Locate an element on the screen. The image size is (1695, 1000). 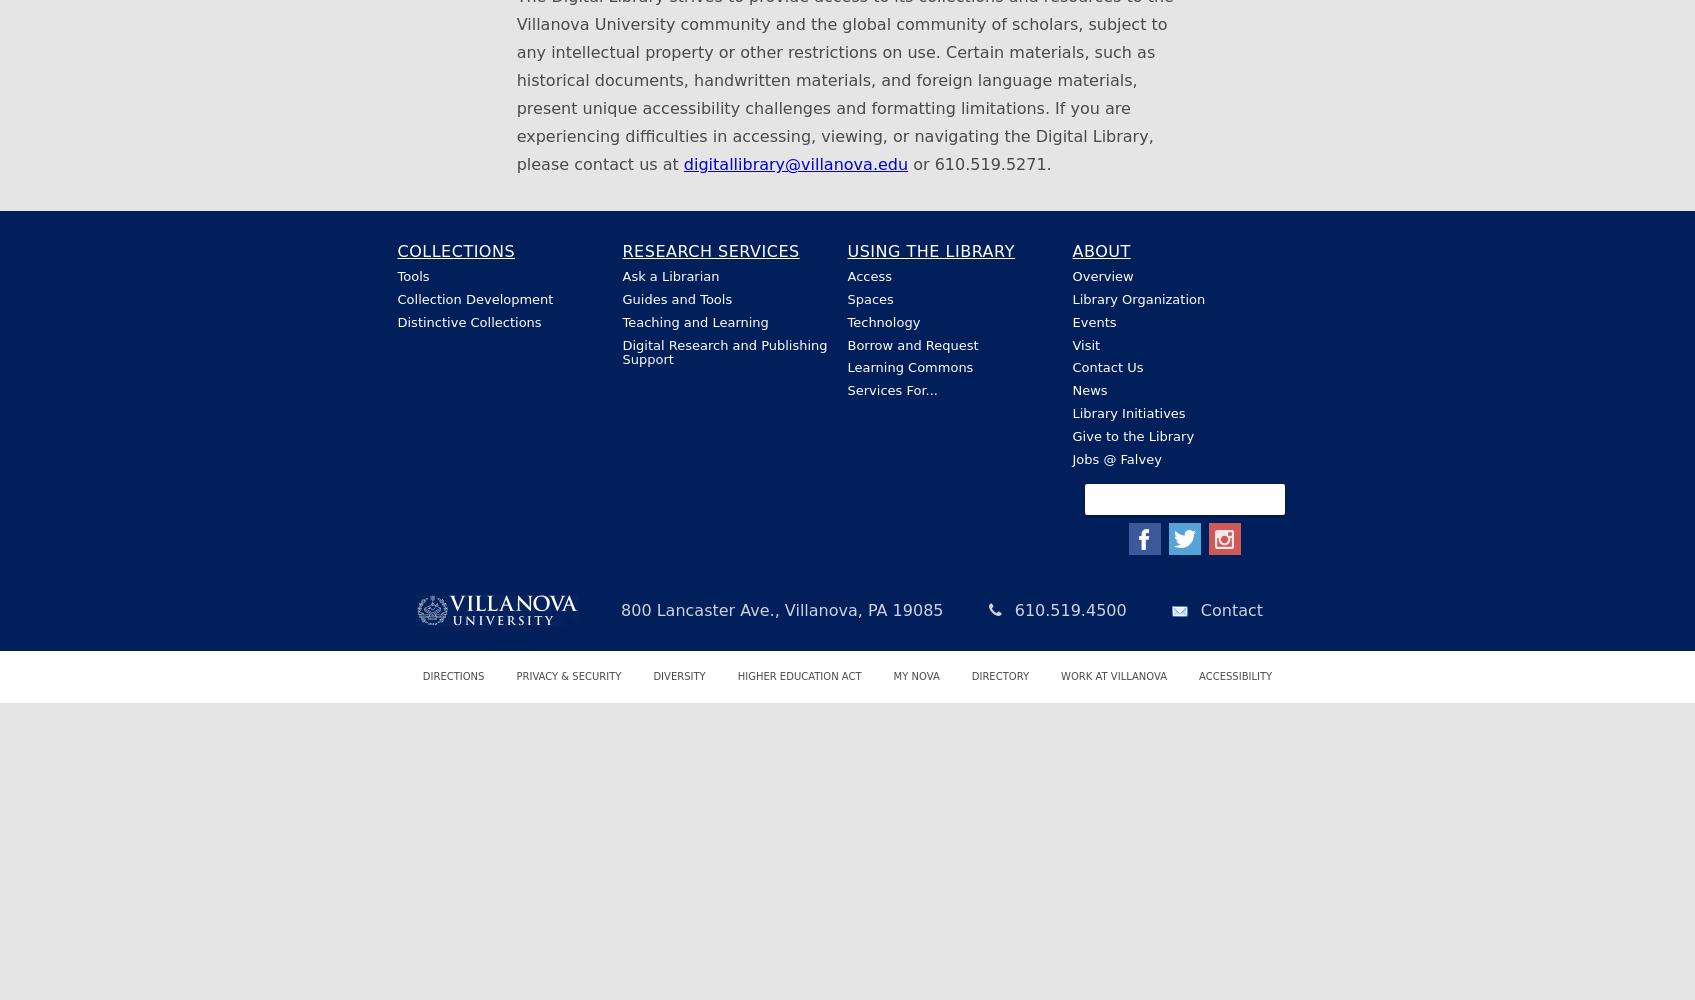
'610.519.4500' is located at coordinates (1067, 609).